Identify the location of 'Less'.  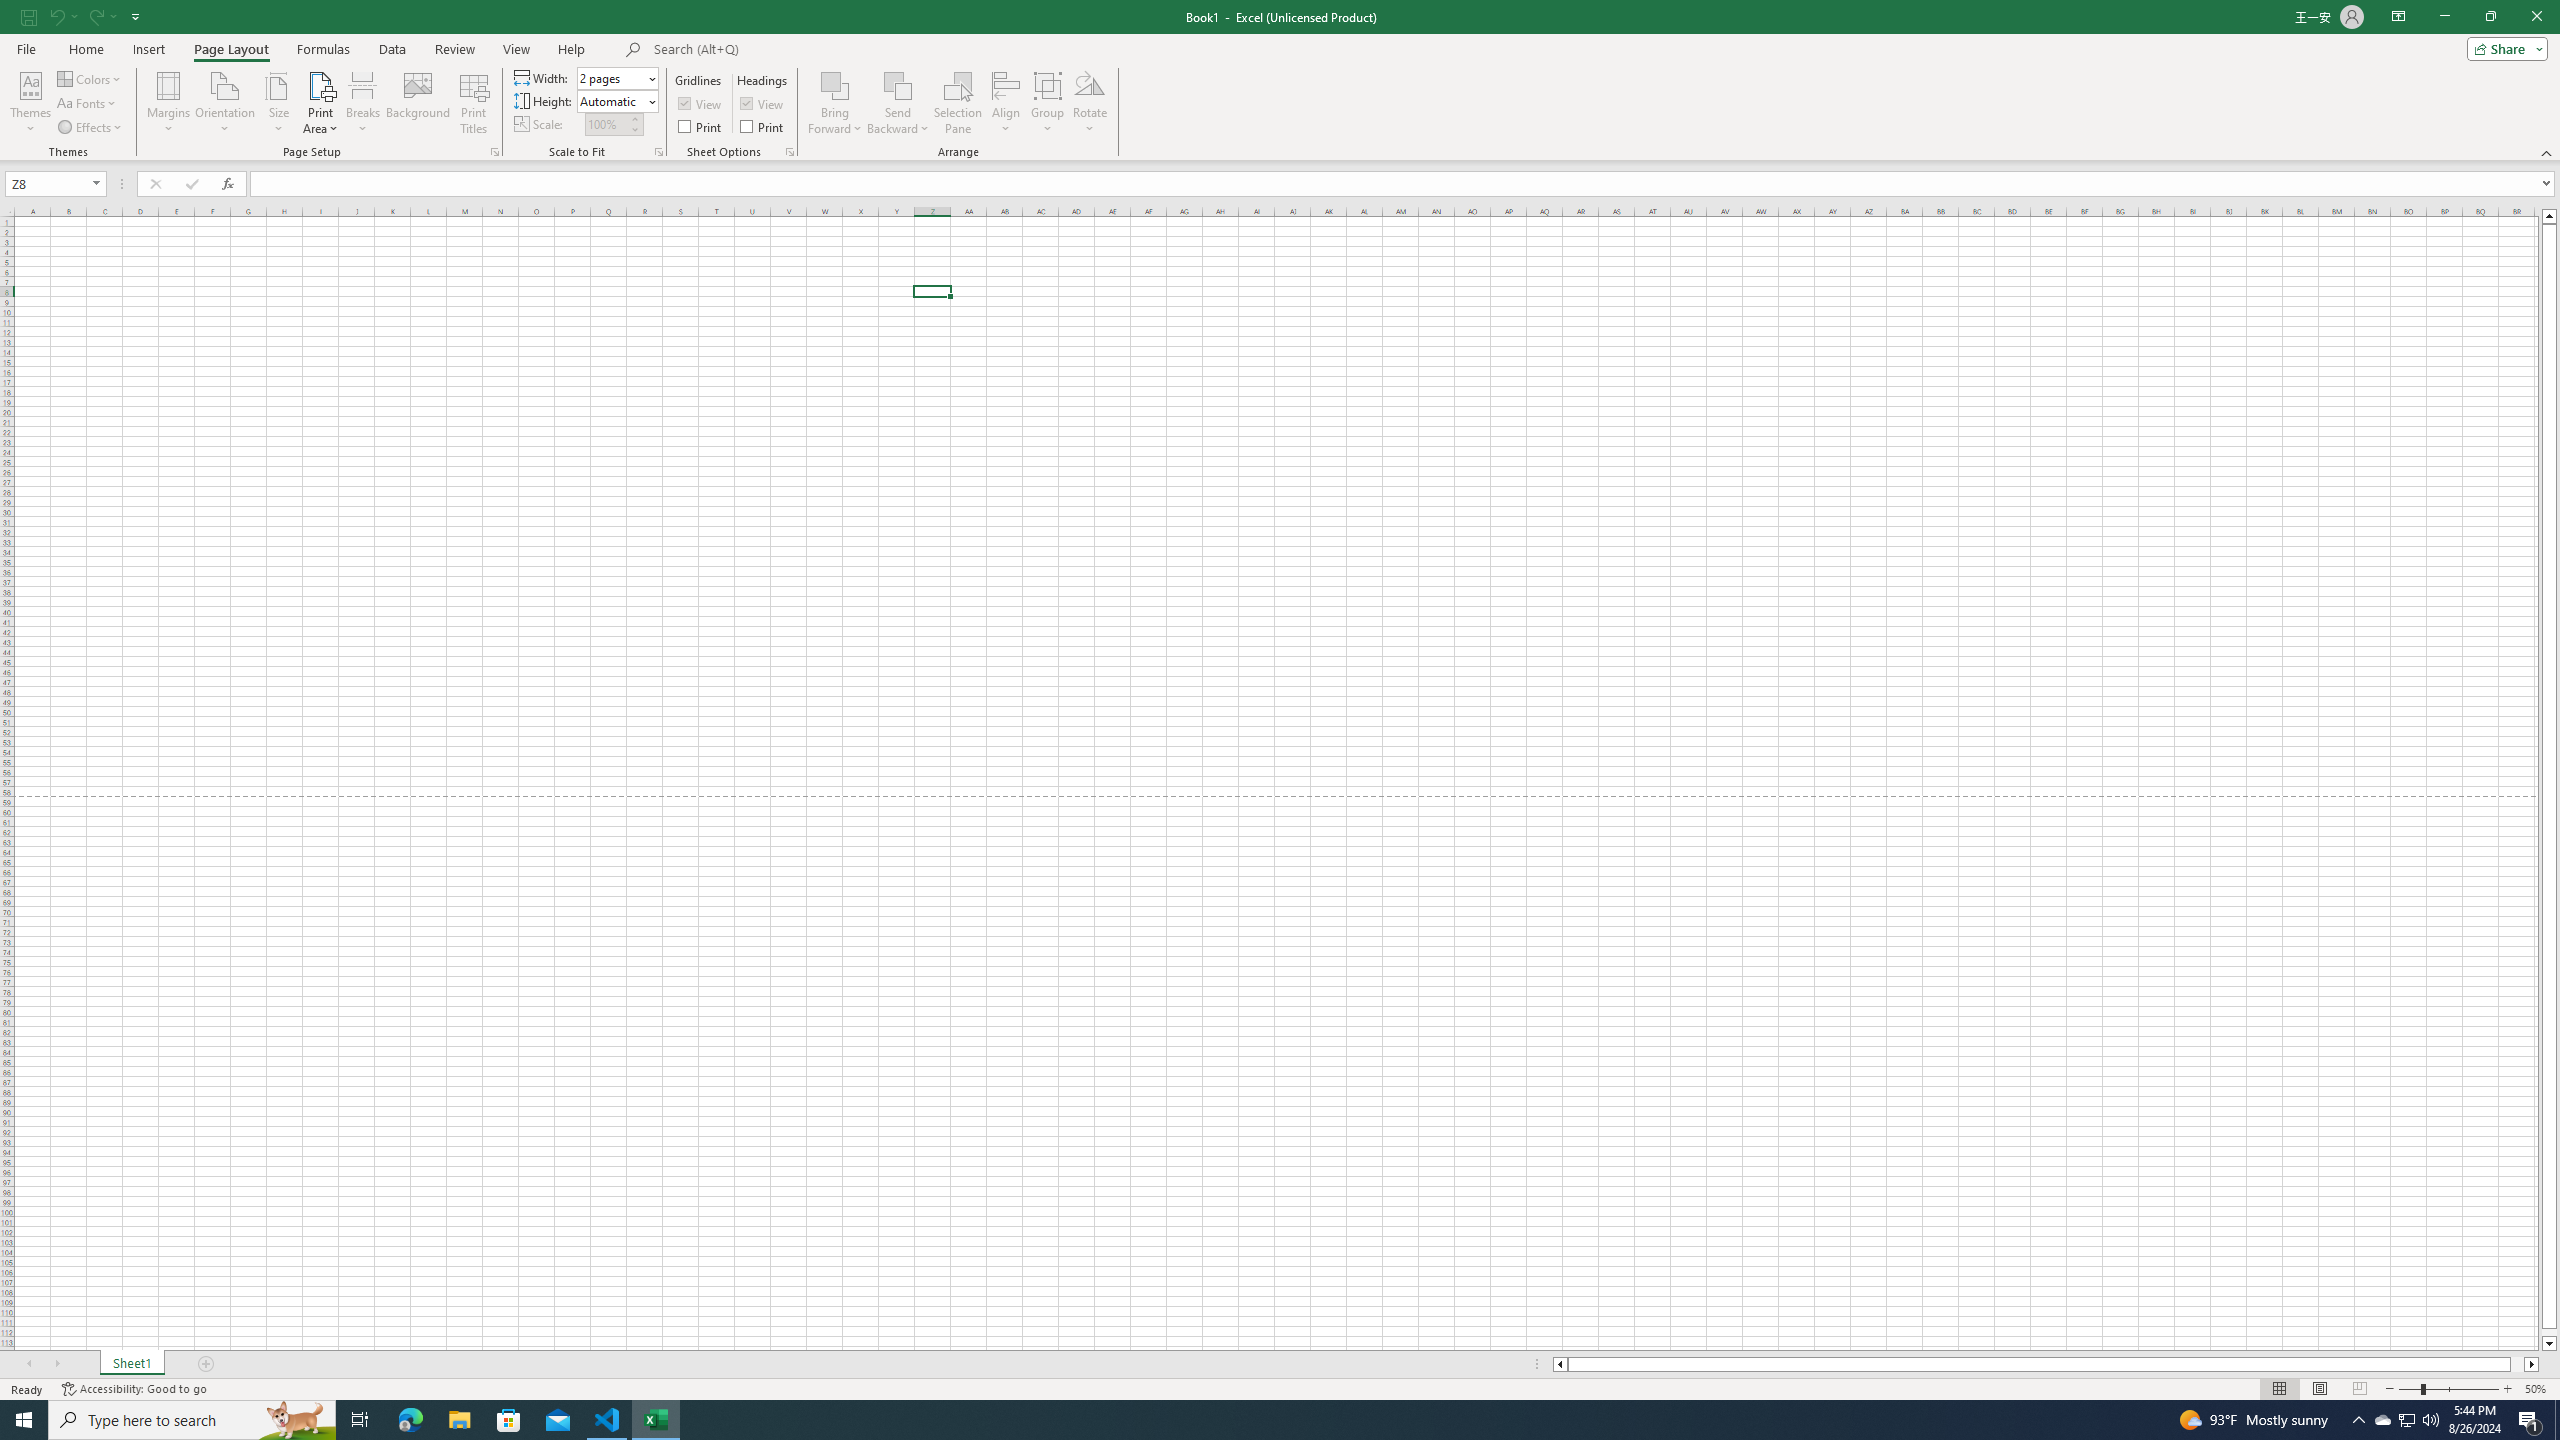
(633, 129).